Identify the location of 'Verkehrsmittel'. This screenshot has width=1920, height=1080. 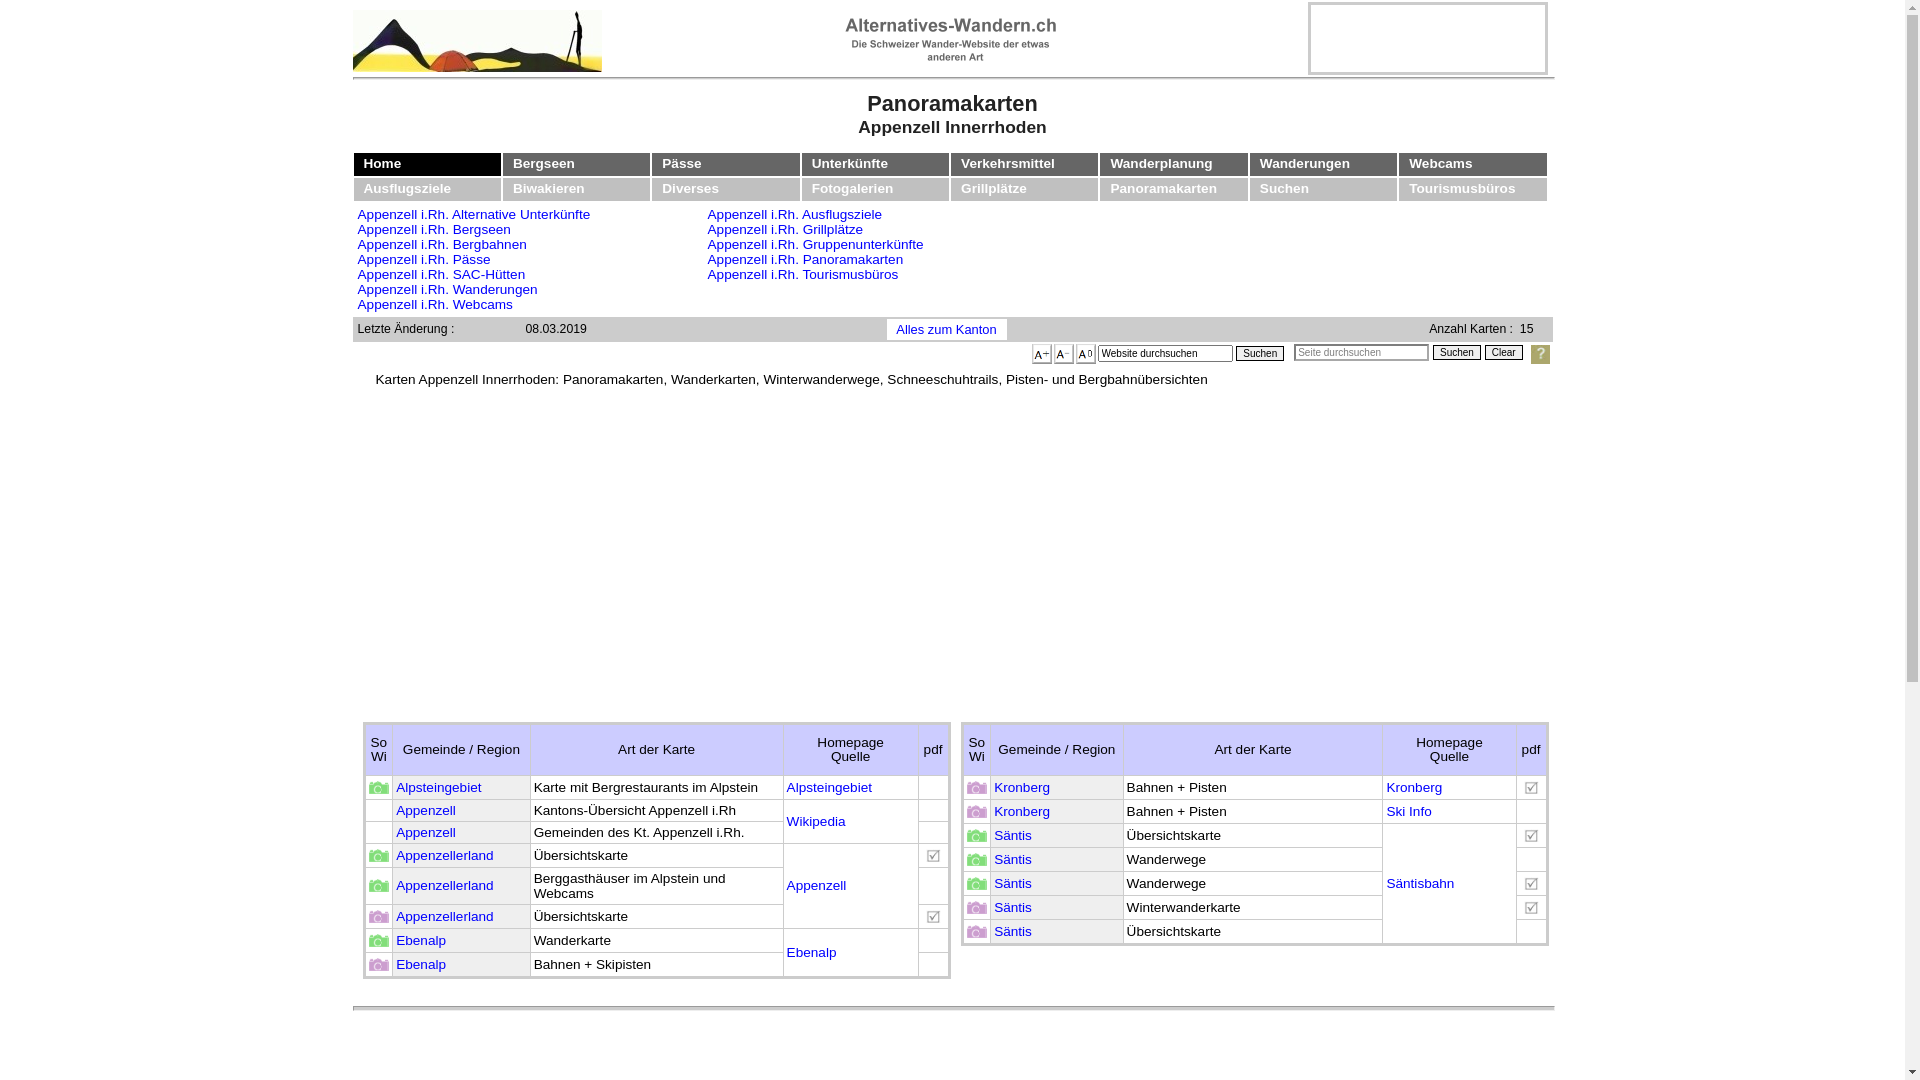
(1008, 162).